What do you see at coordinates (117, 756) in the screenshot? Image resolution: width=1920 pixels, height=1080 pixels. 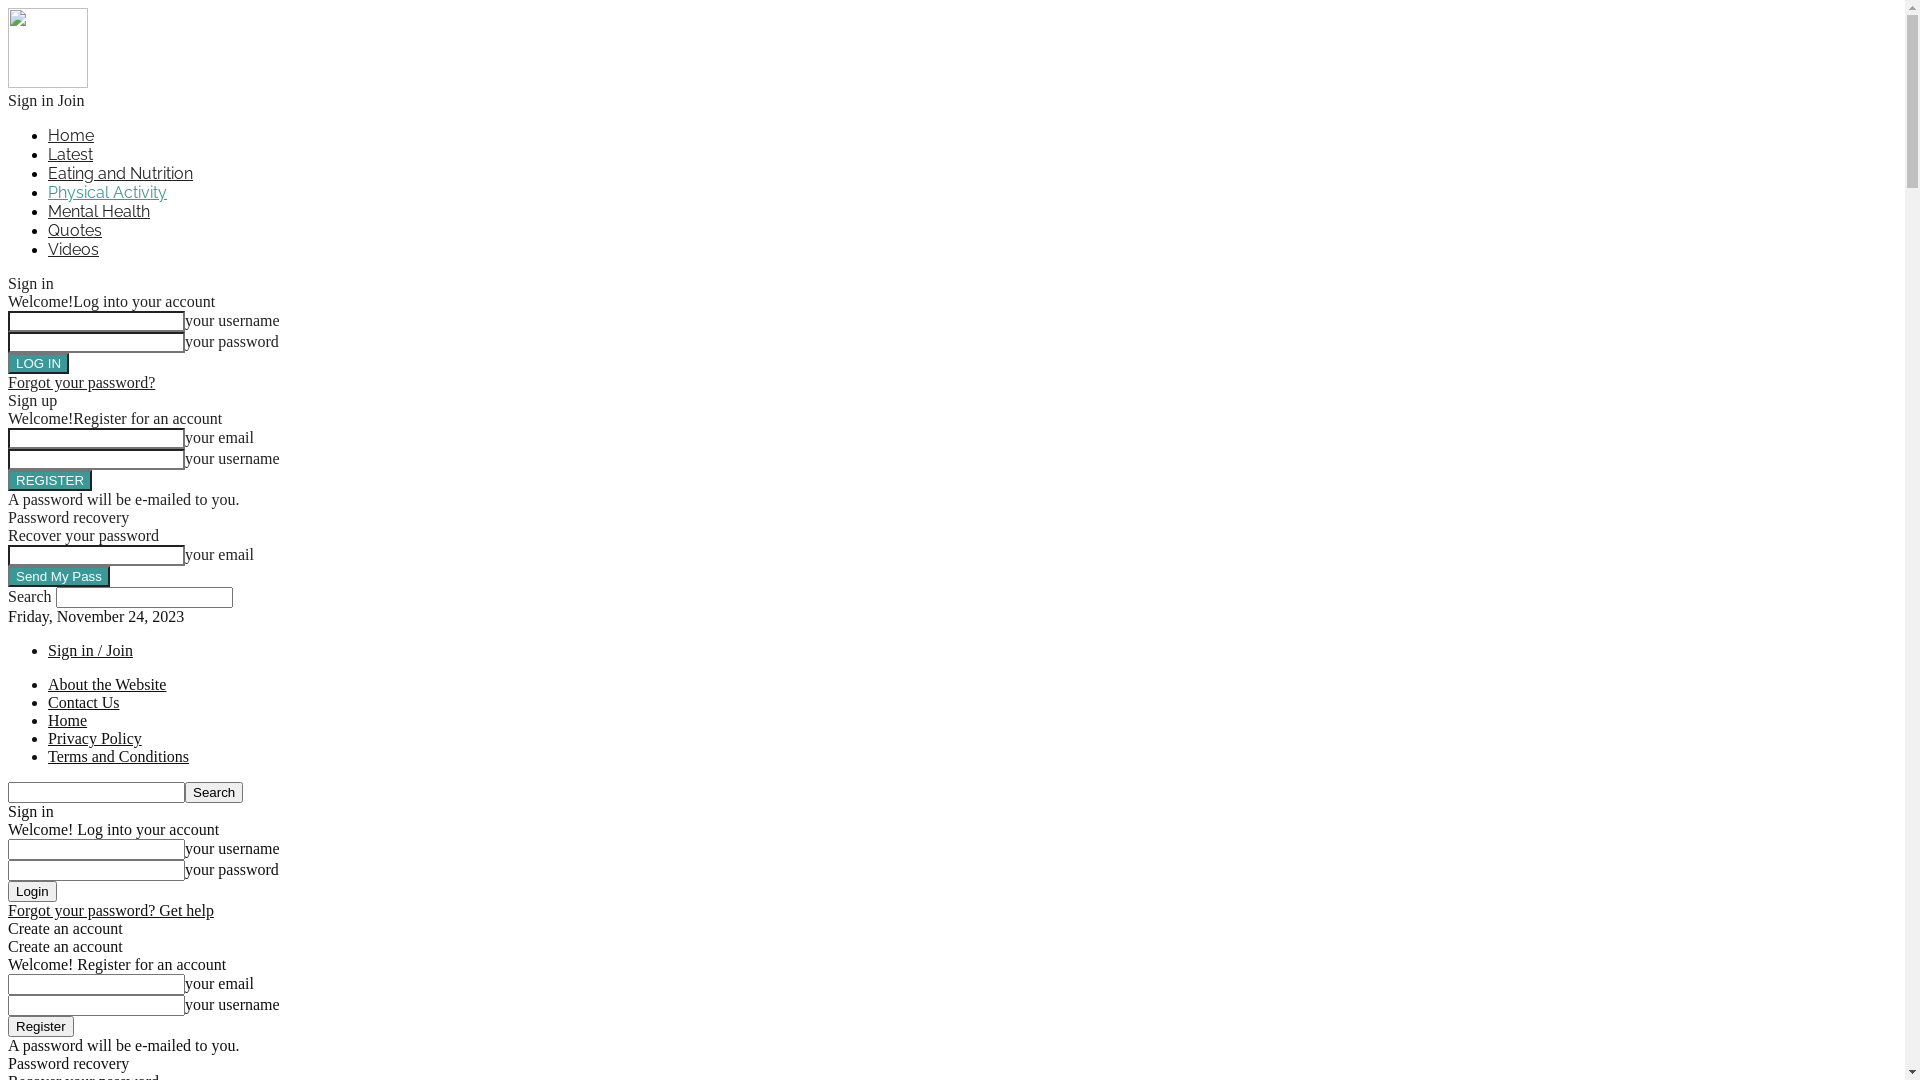 I see `'Terms and Conditions'` at bounding box center [117, 756].